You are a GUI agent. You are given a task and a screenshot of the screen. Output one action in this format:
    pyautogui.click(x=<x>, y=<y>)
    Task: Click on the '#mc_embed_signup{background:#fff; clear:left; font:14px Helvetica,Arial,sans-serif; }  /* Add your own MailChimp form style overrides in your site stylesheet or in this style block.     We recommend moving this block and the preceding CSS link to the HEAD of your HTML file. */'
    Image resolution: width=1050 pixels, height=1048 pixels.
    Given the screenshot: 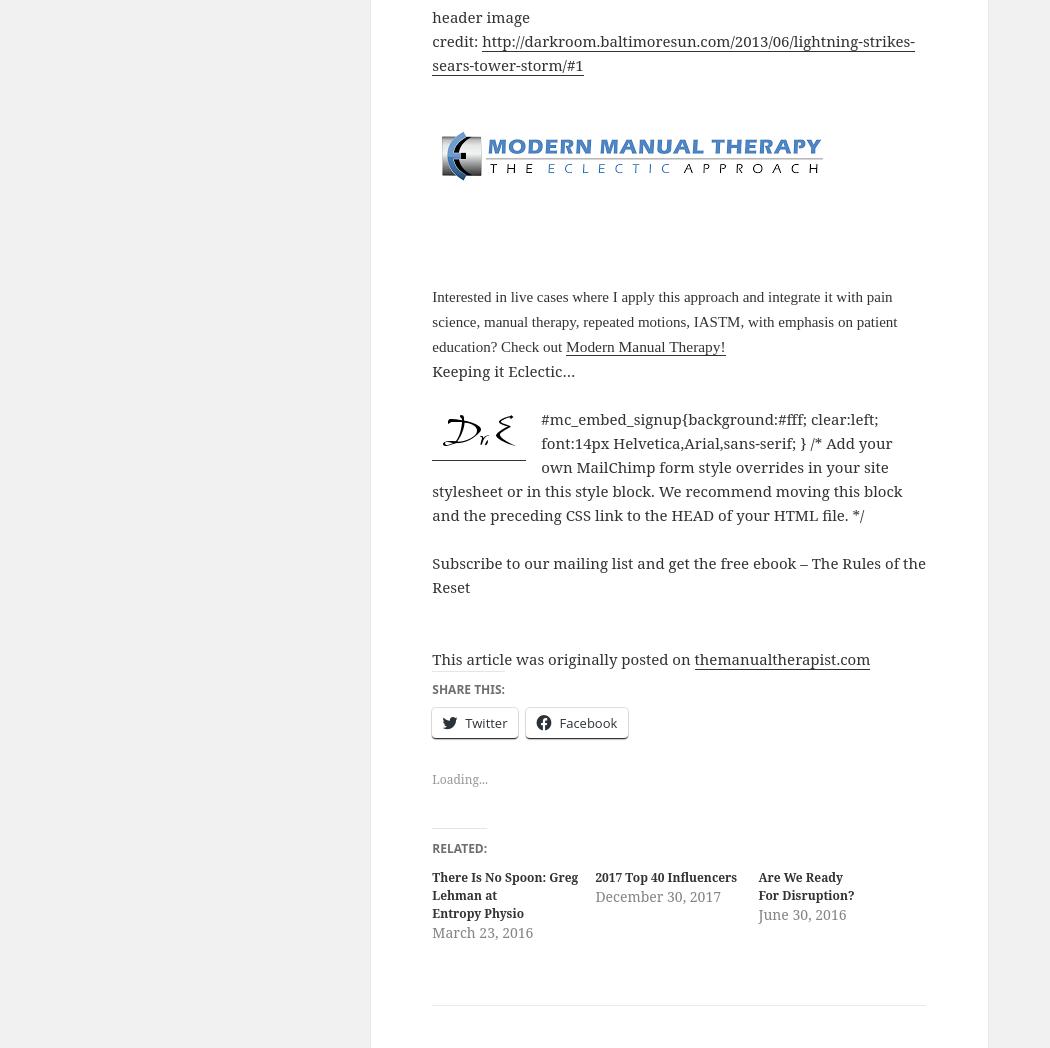 What is the action you would take?
    pyautogui.click(x=665, y=465)
    